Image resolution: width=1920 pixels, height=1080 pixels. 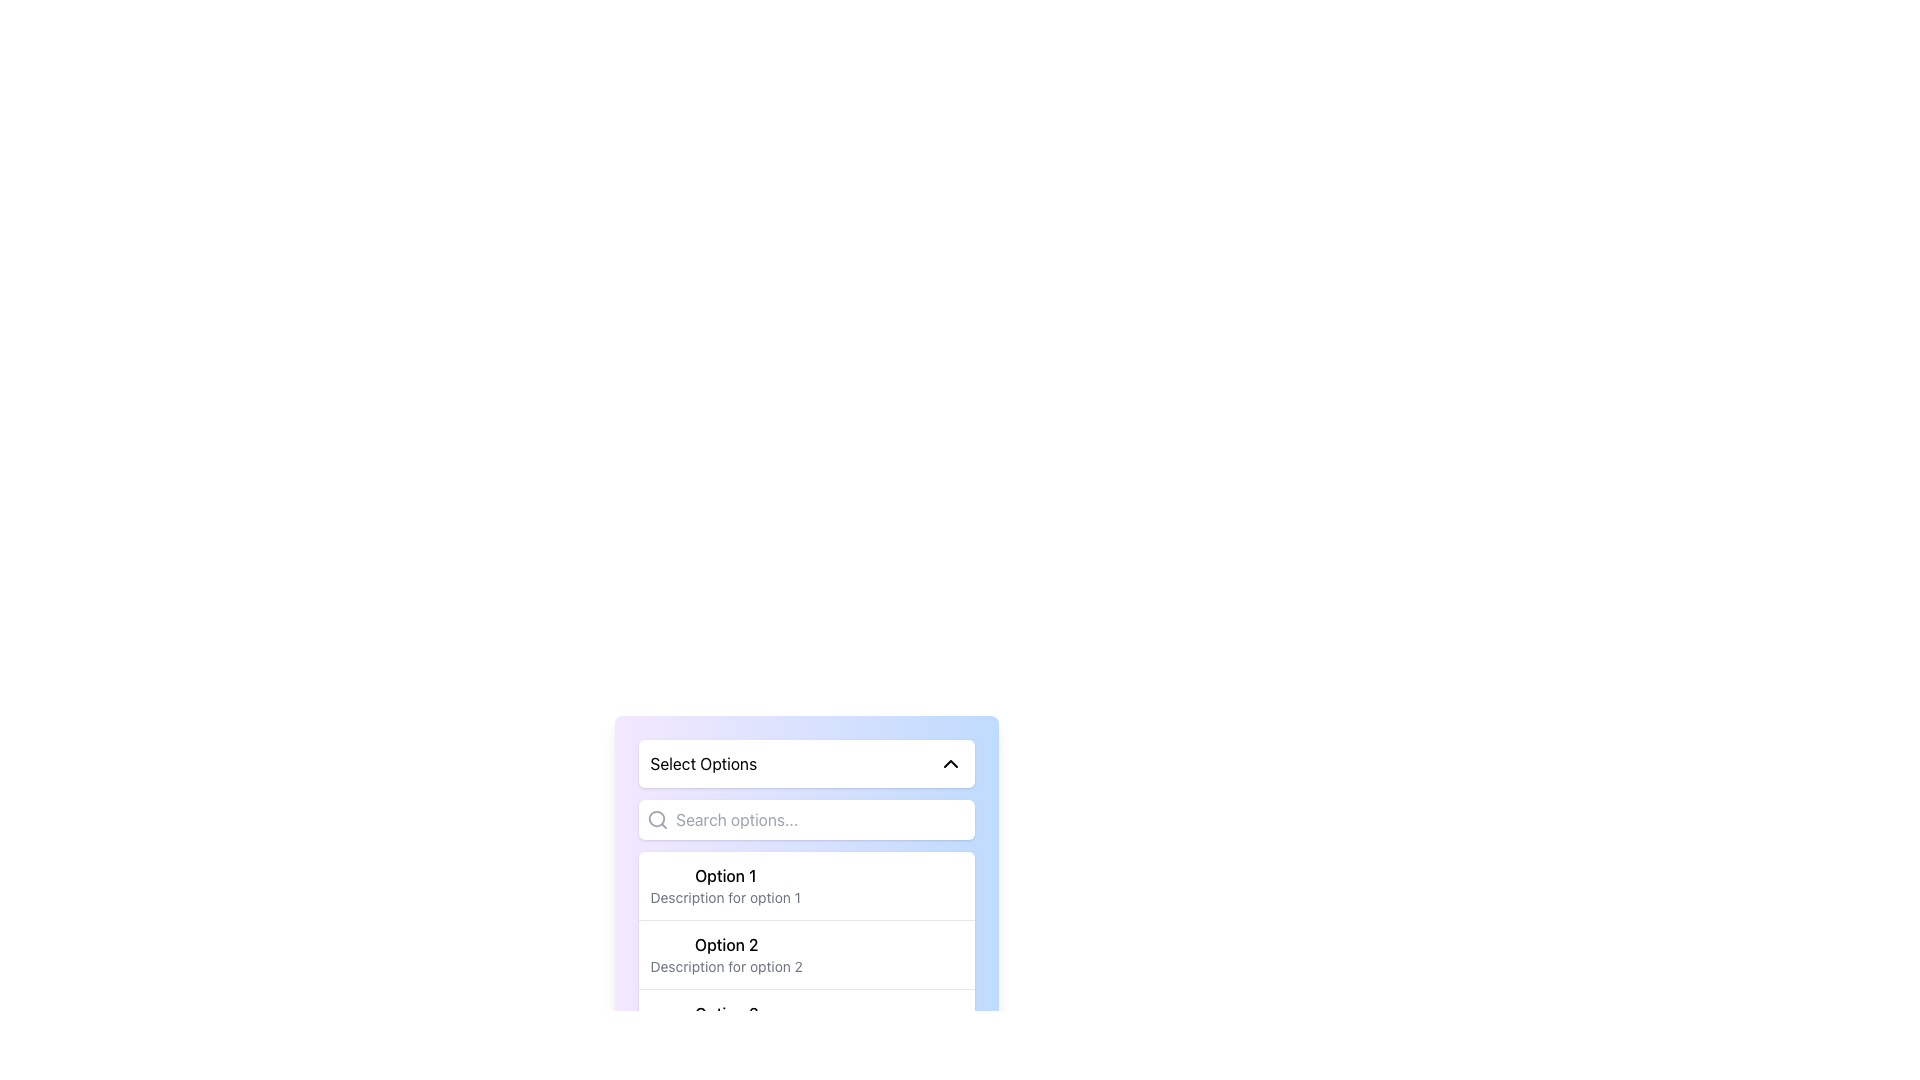 What do you see at coordinates (724, 897) in the screenshot?
I see `the non-interactive text label that provides additional details about 'Option 1', located directly below the 'Option 1' label in the dropdown options section` at bounding box center [724, 897].